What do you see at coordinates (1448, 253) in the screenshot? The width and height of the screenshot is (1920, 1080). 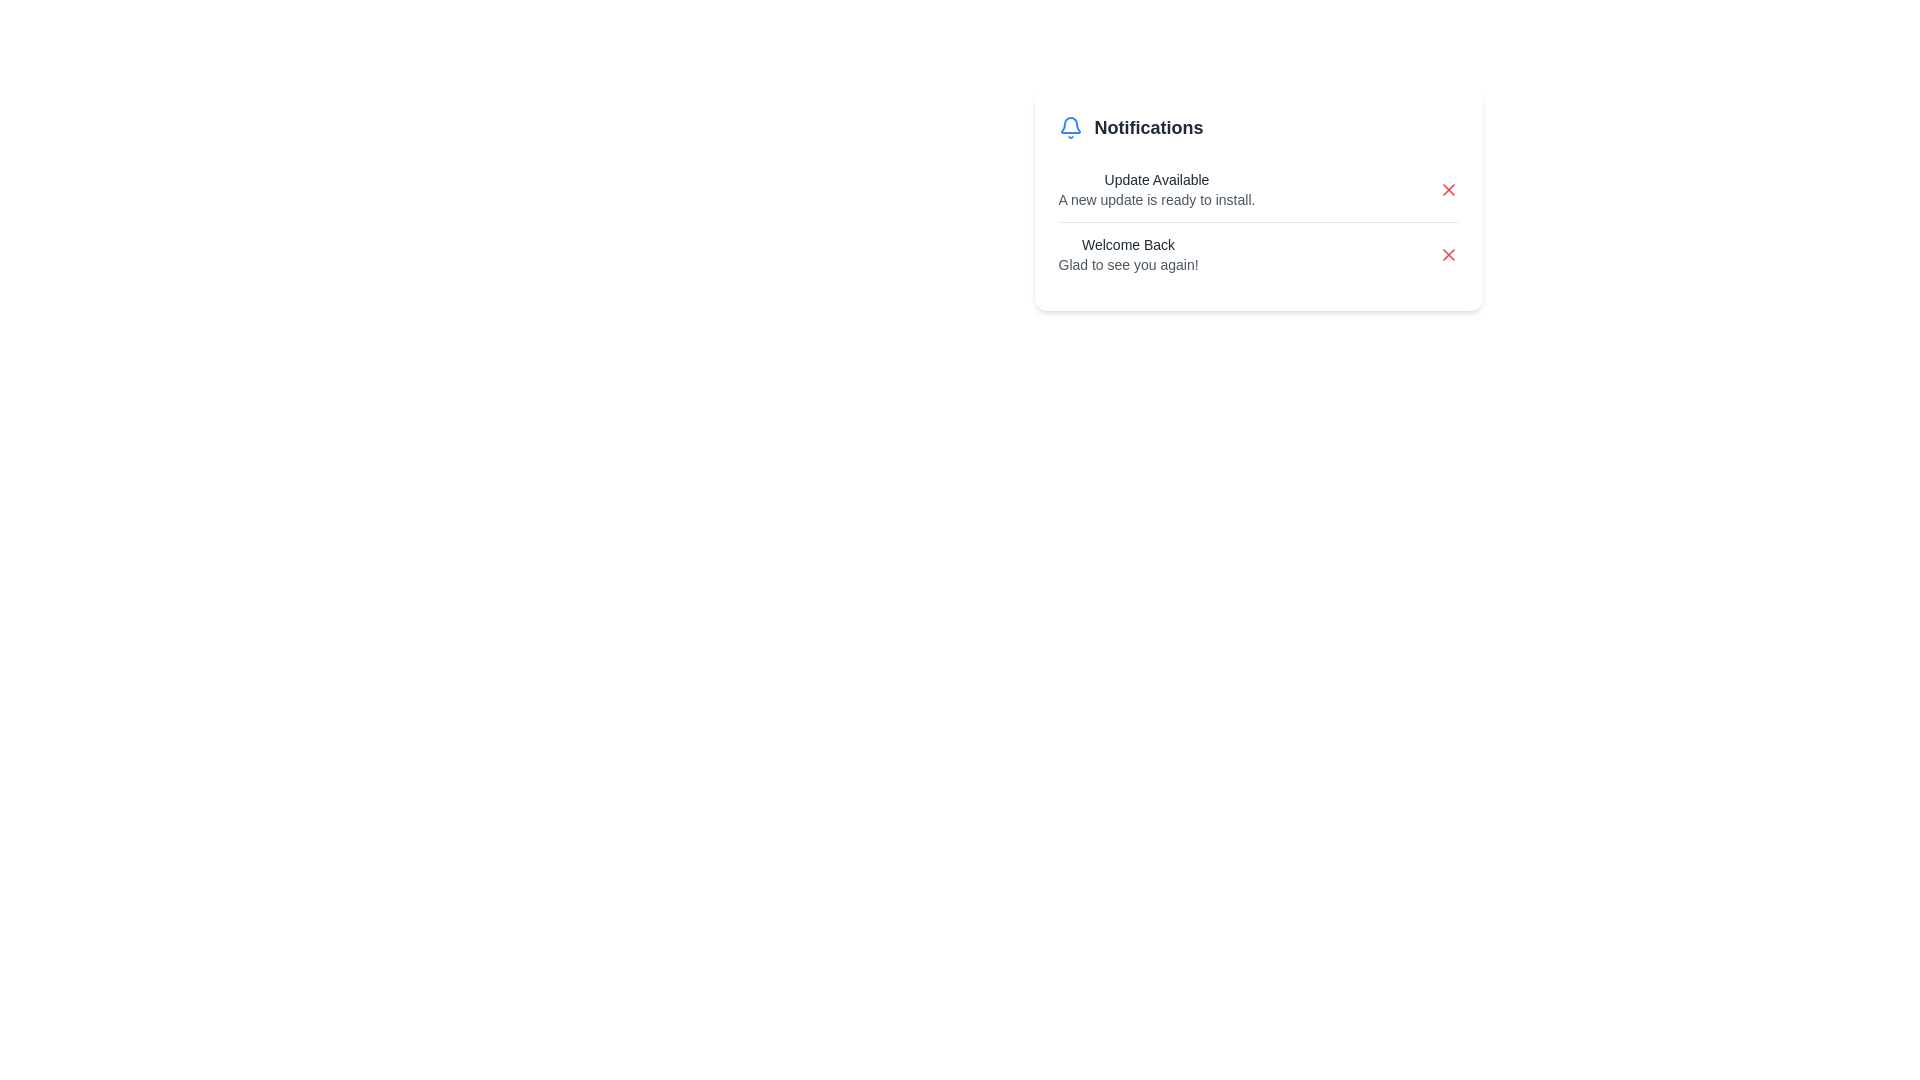 I see `the small red Close button, which resembles a framed 'X' symbol, located at the bottom-right corner of the 'Welcome Back' notification panel` at bounding box center [1448, 253].